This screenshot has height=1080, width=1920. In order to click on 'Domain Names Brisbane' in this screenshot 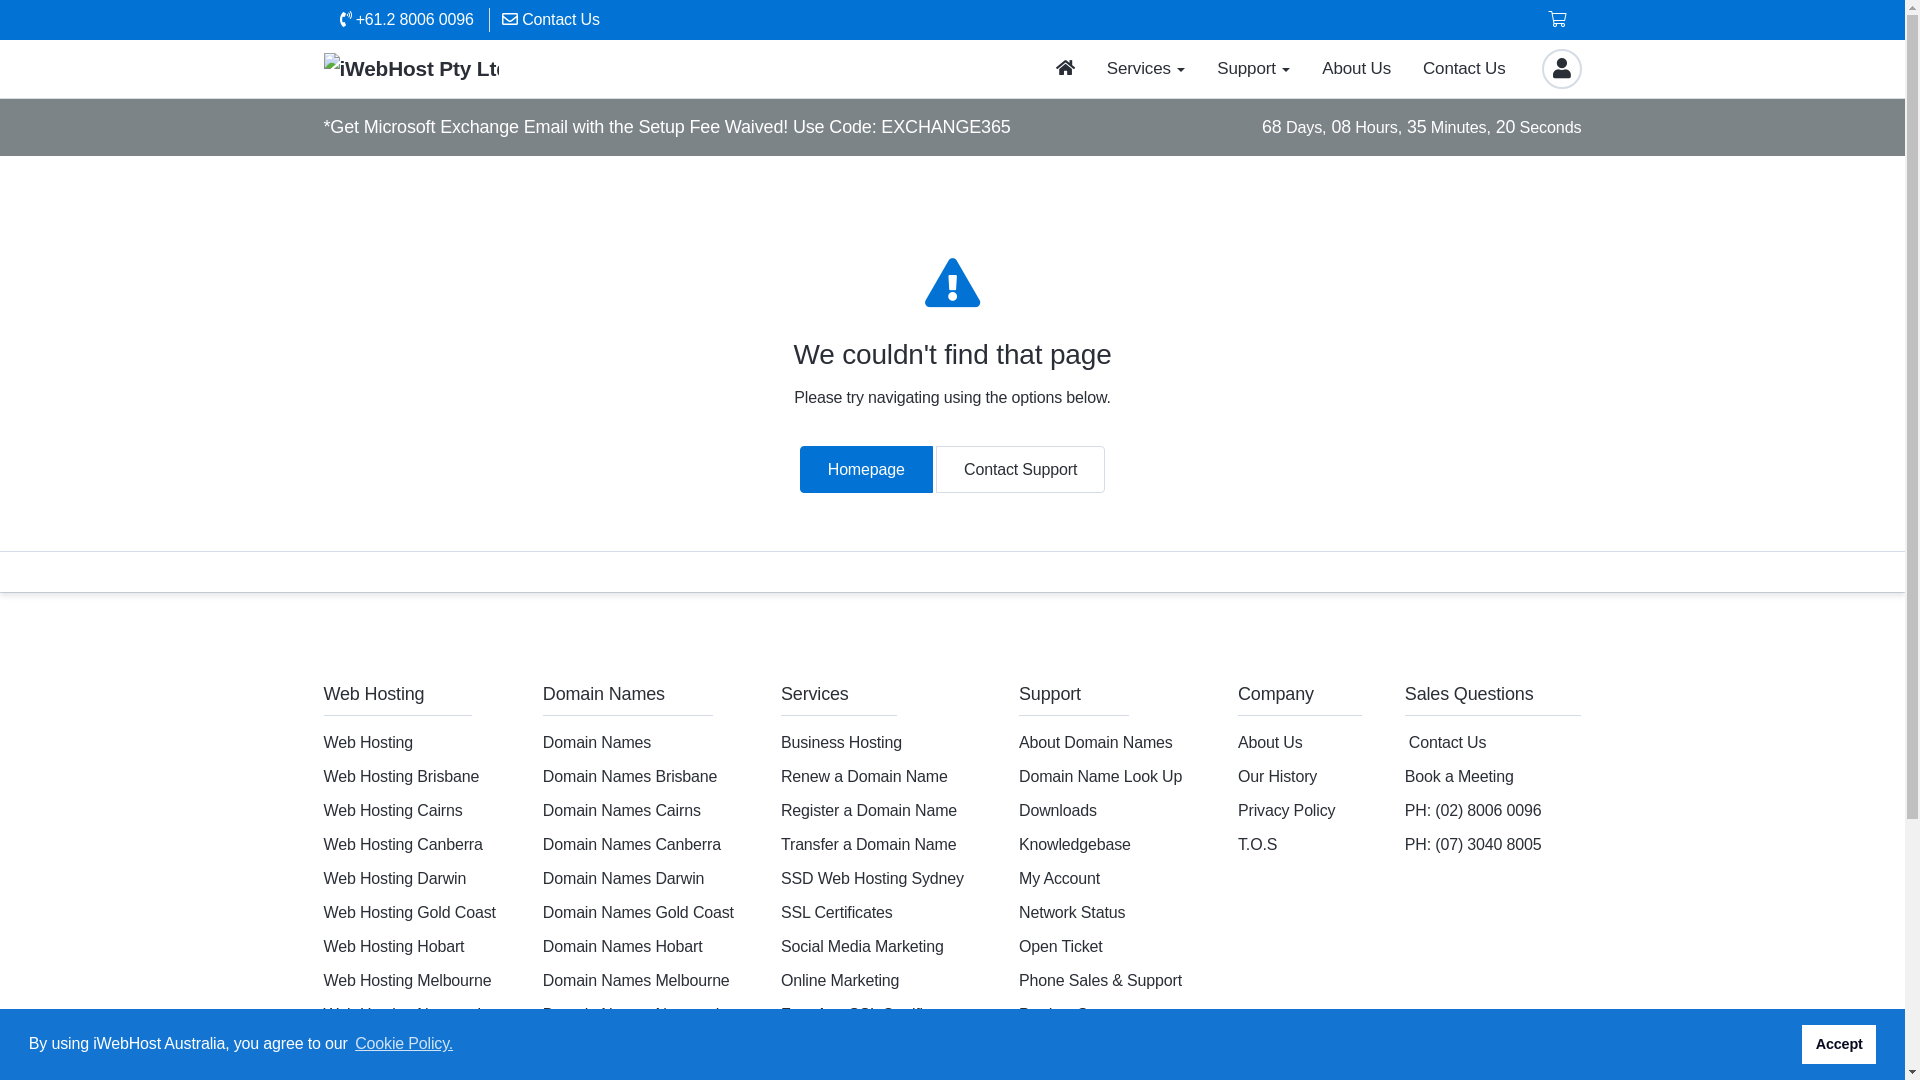, I will do `click(542, 775)`.